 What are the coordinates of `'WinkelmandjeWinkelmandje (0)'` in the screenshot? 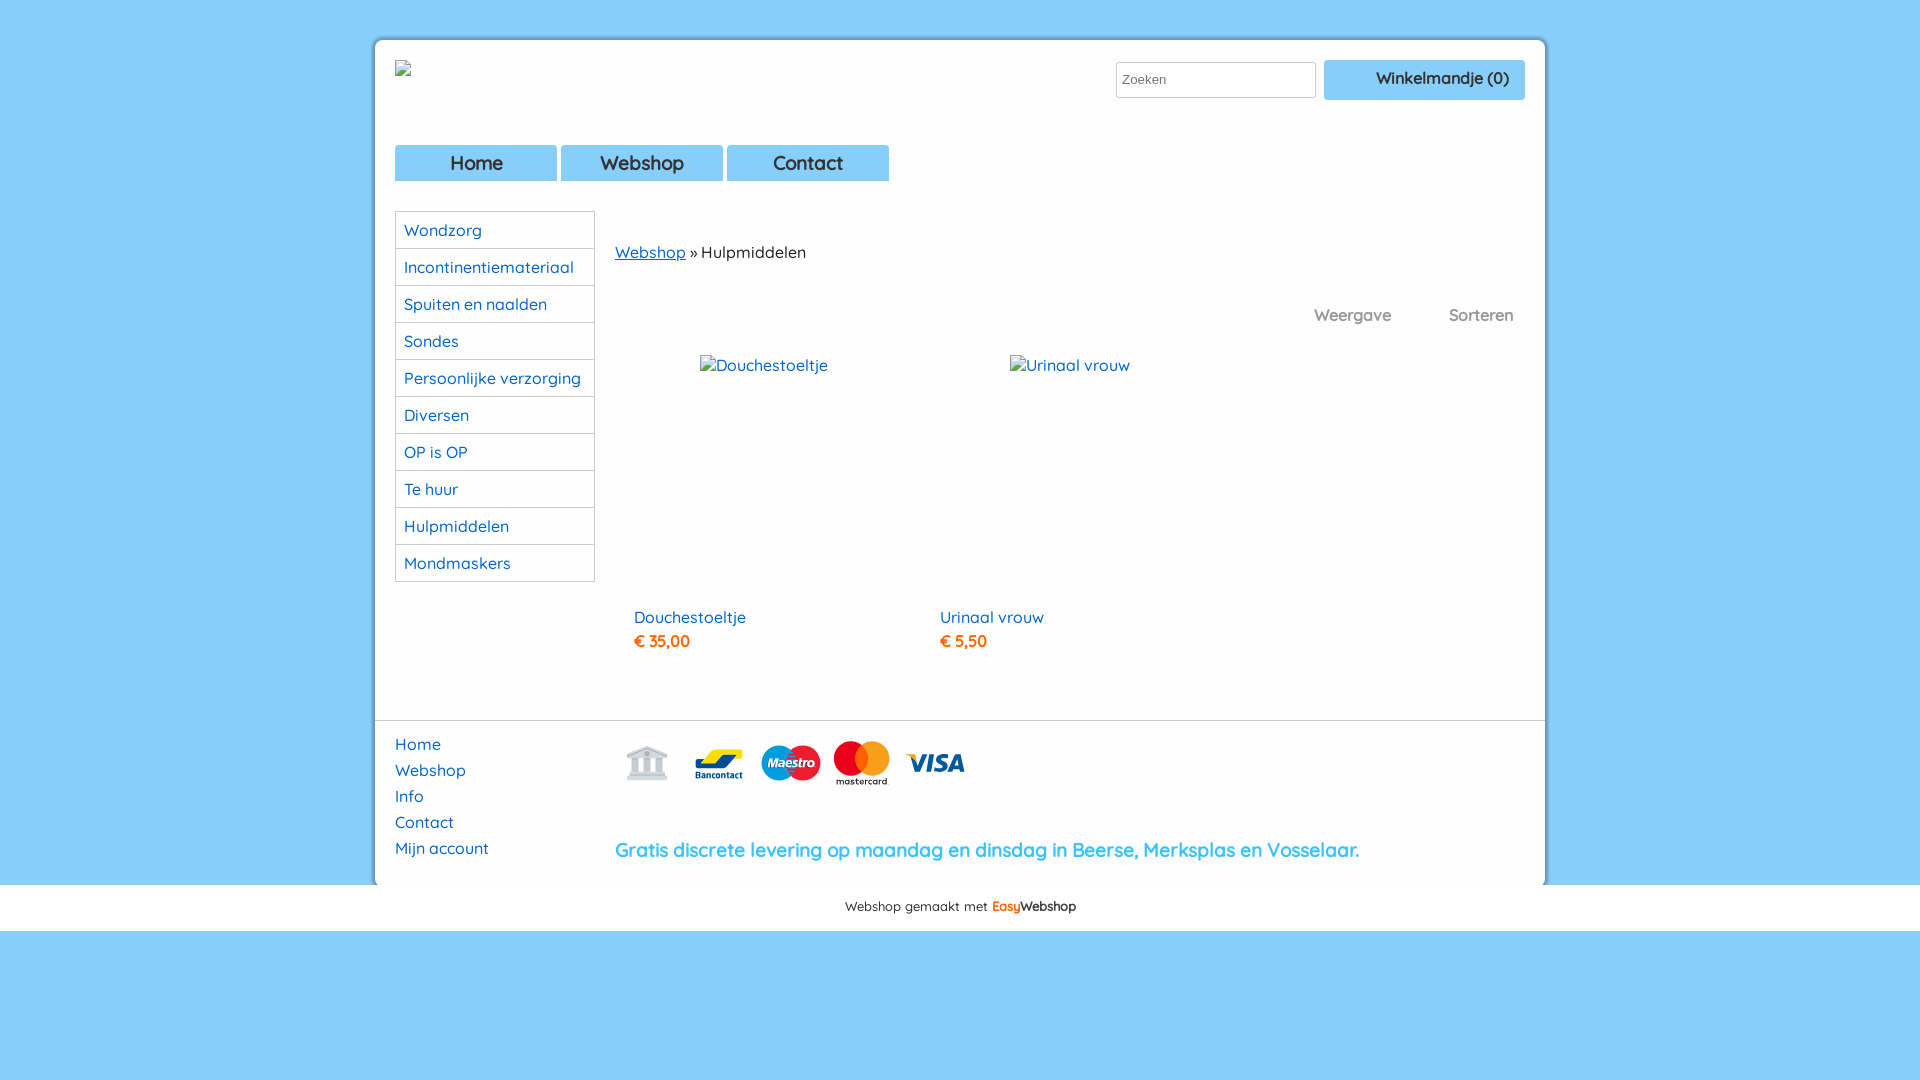 It's located at (1423, 79).